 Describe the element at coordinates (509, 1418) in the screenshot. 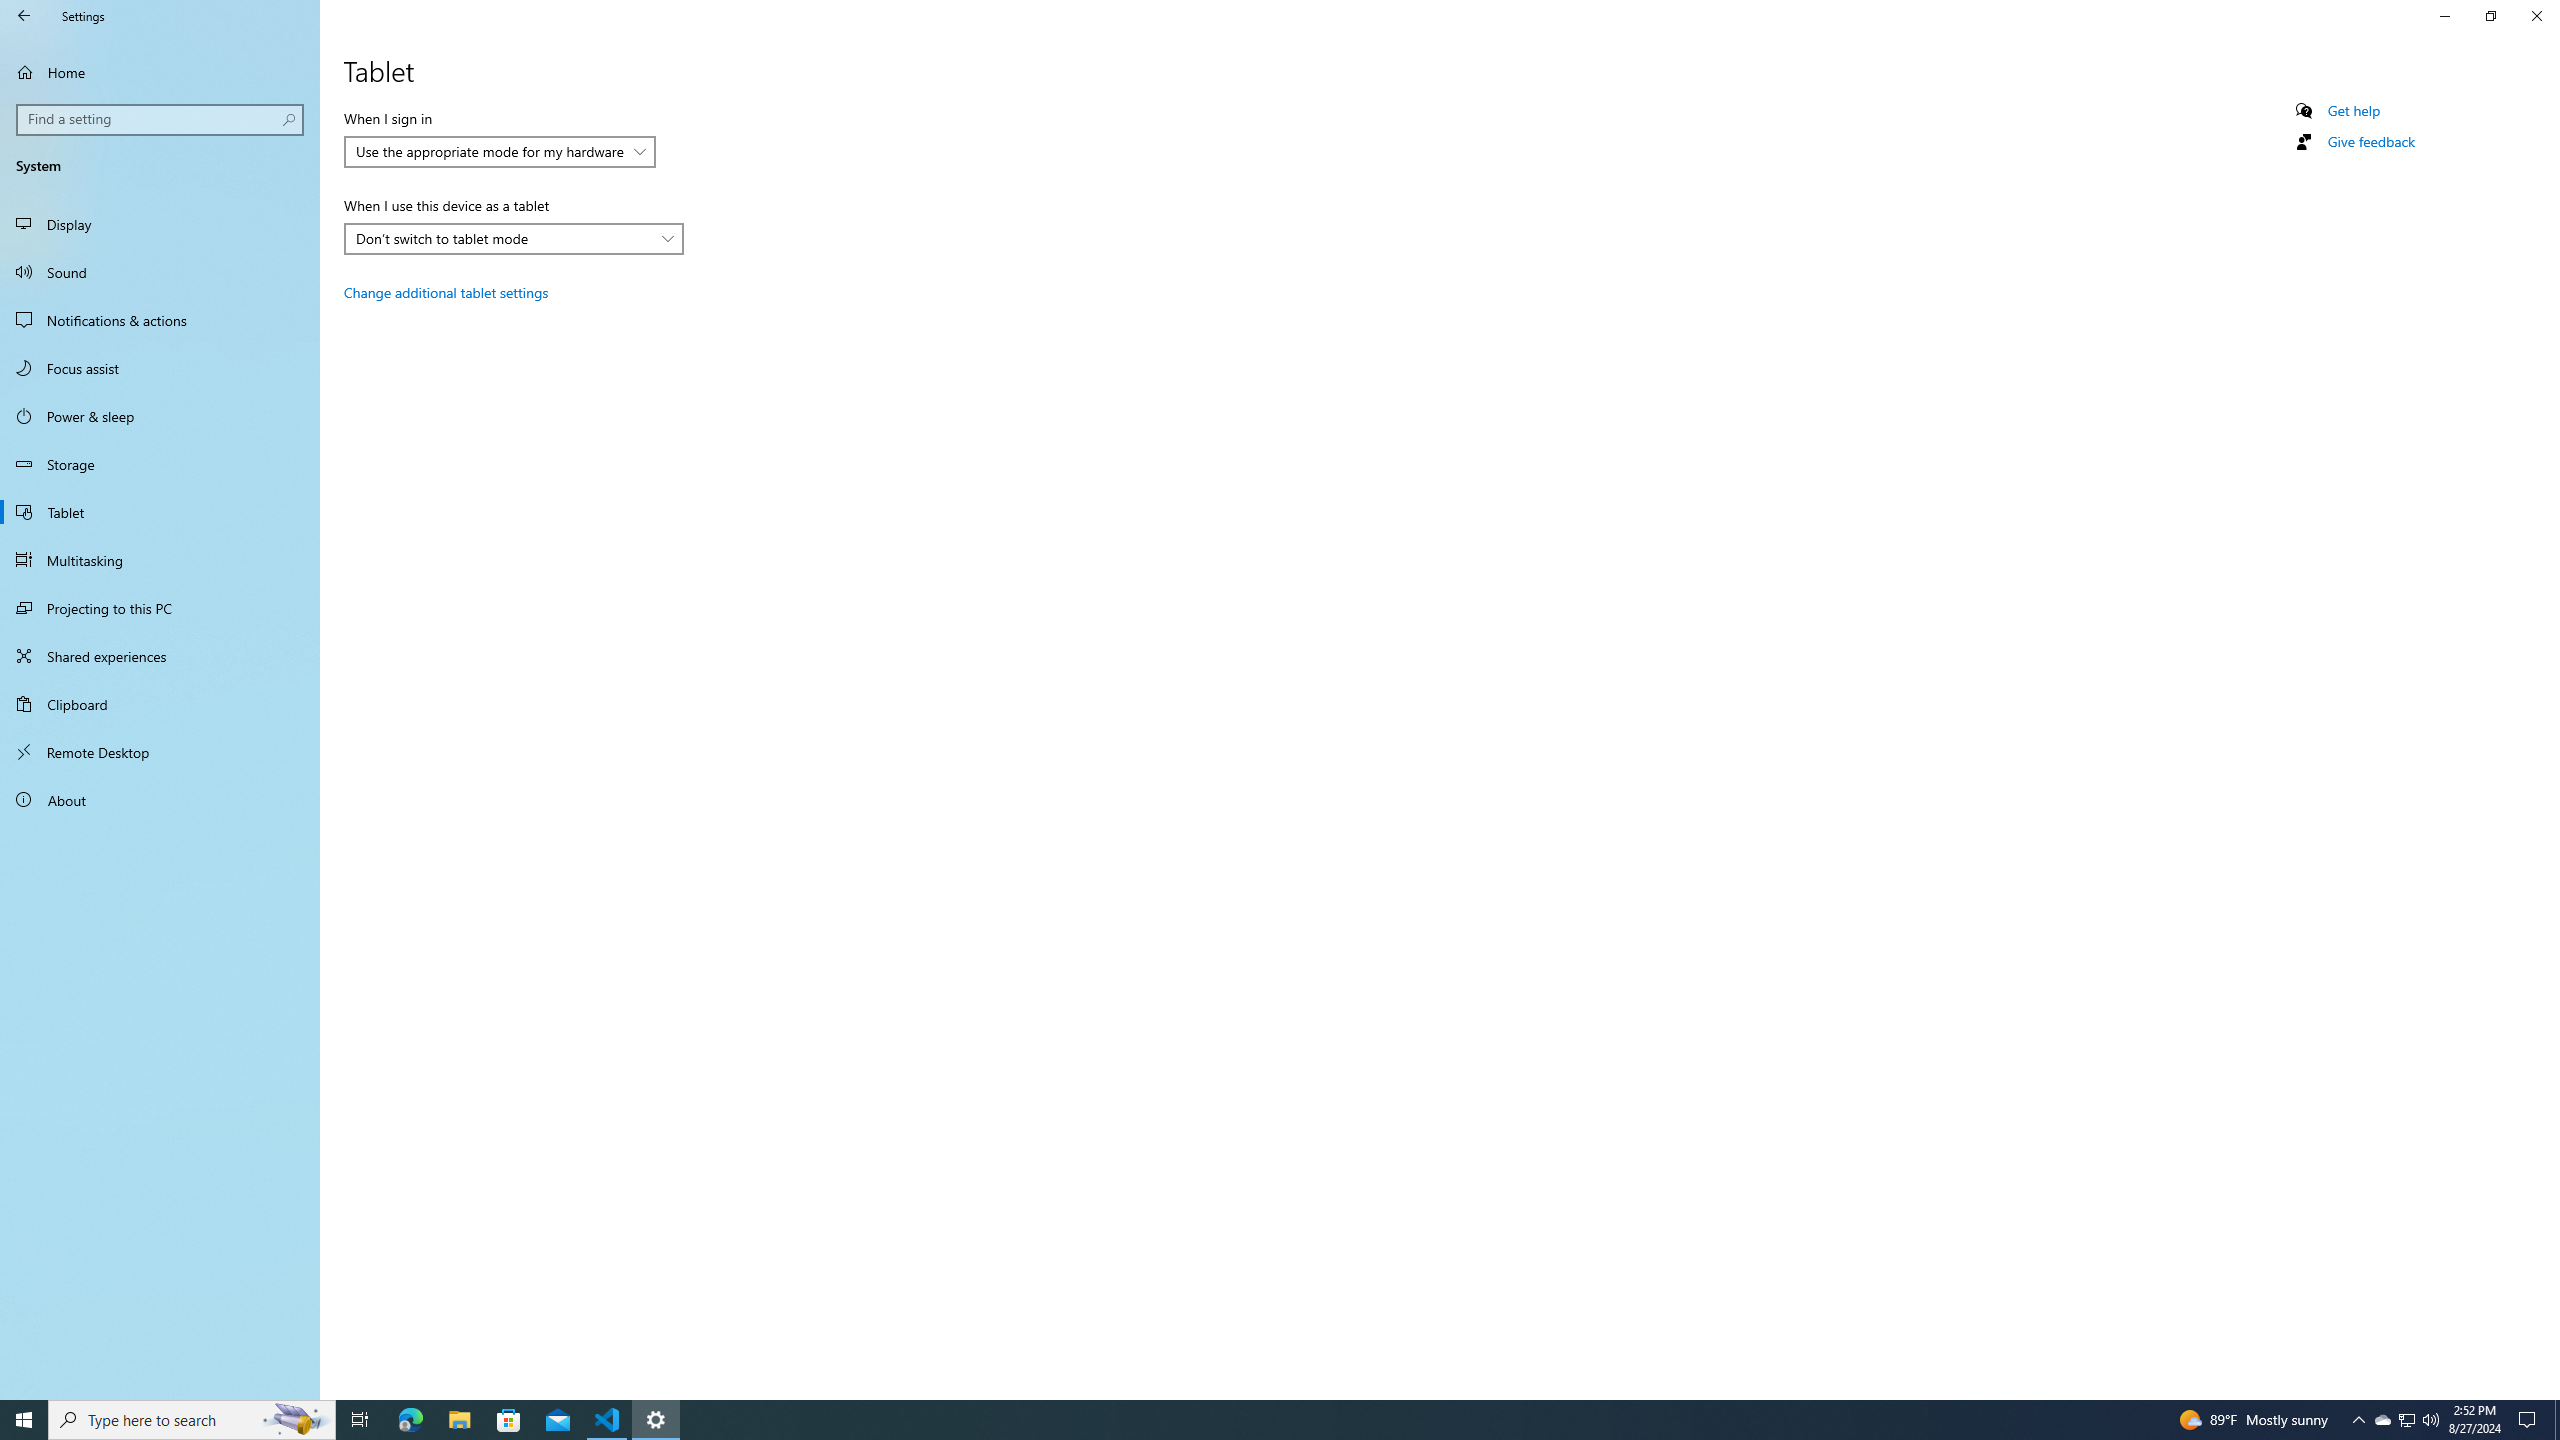

I see `'Microsoft Store'` at that location.